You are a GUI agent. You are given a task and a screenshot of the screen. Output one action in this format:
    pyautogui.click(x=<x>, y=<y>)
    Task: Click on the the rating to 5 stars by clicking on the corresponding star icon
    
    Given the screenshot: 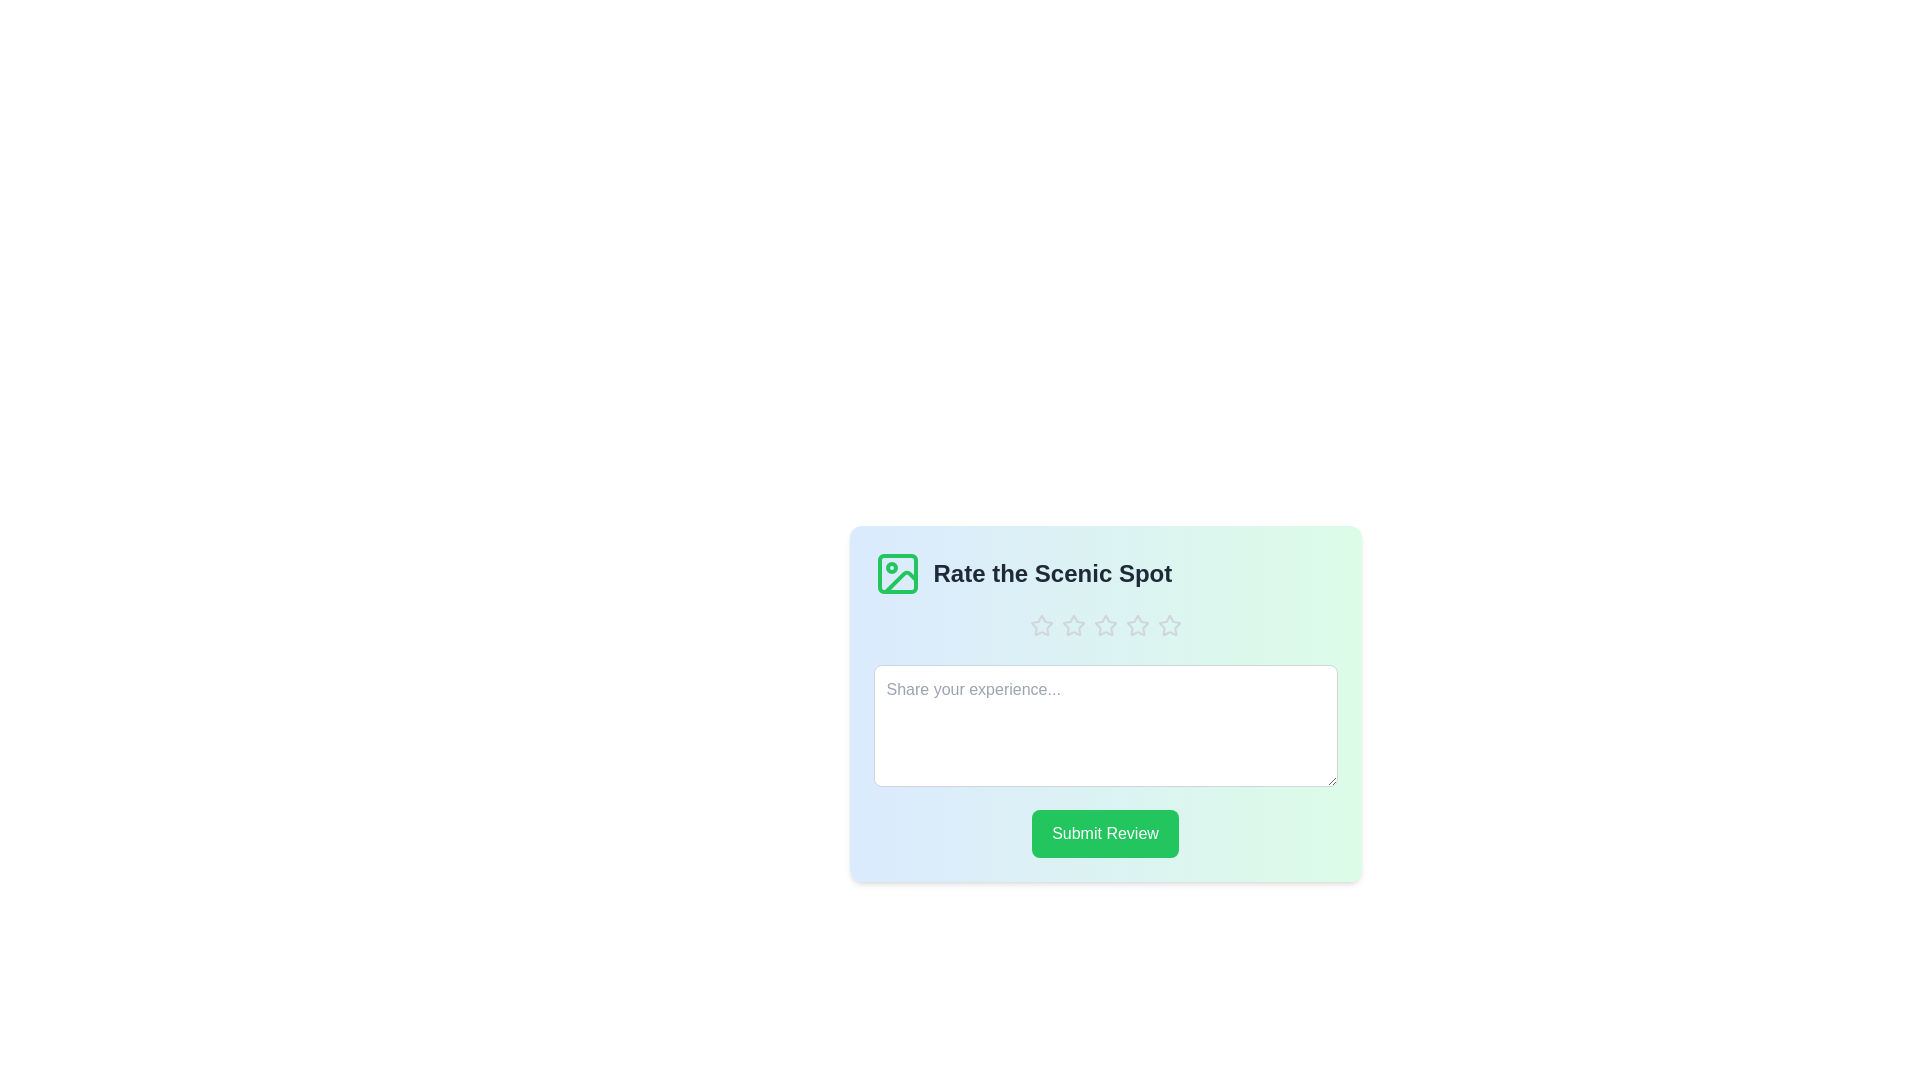 What is the action you would take?
    pyautogui.click(x=1169, y=624)
    